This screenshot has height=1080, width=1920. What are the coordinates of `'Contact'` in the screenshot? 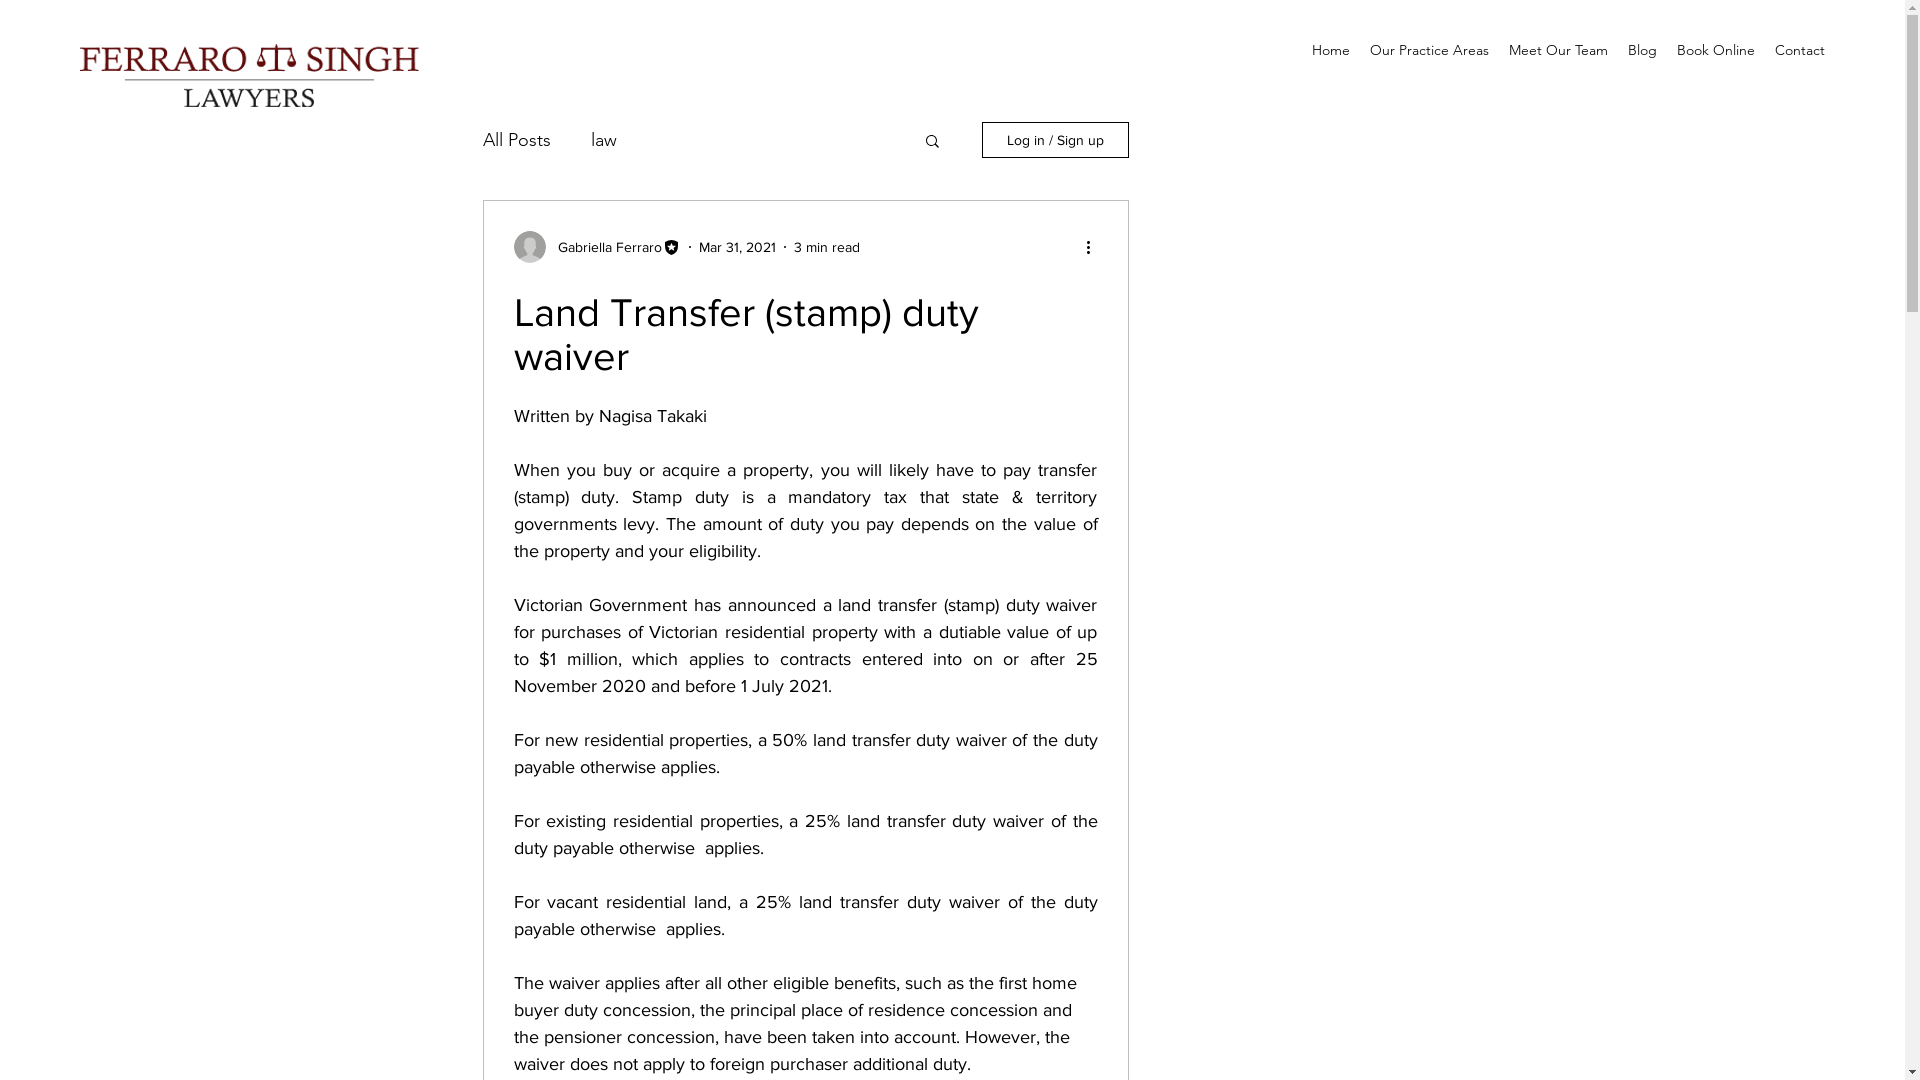 It's located at (1800, 49).